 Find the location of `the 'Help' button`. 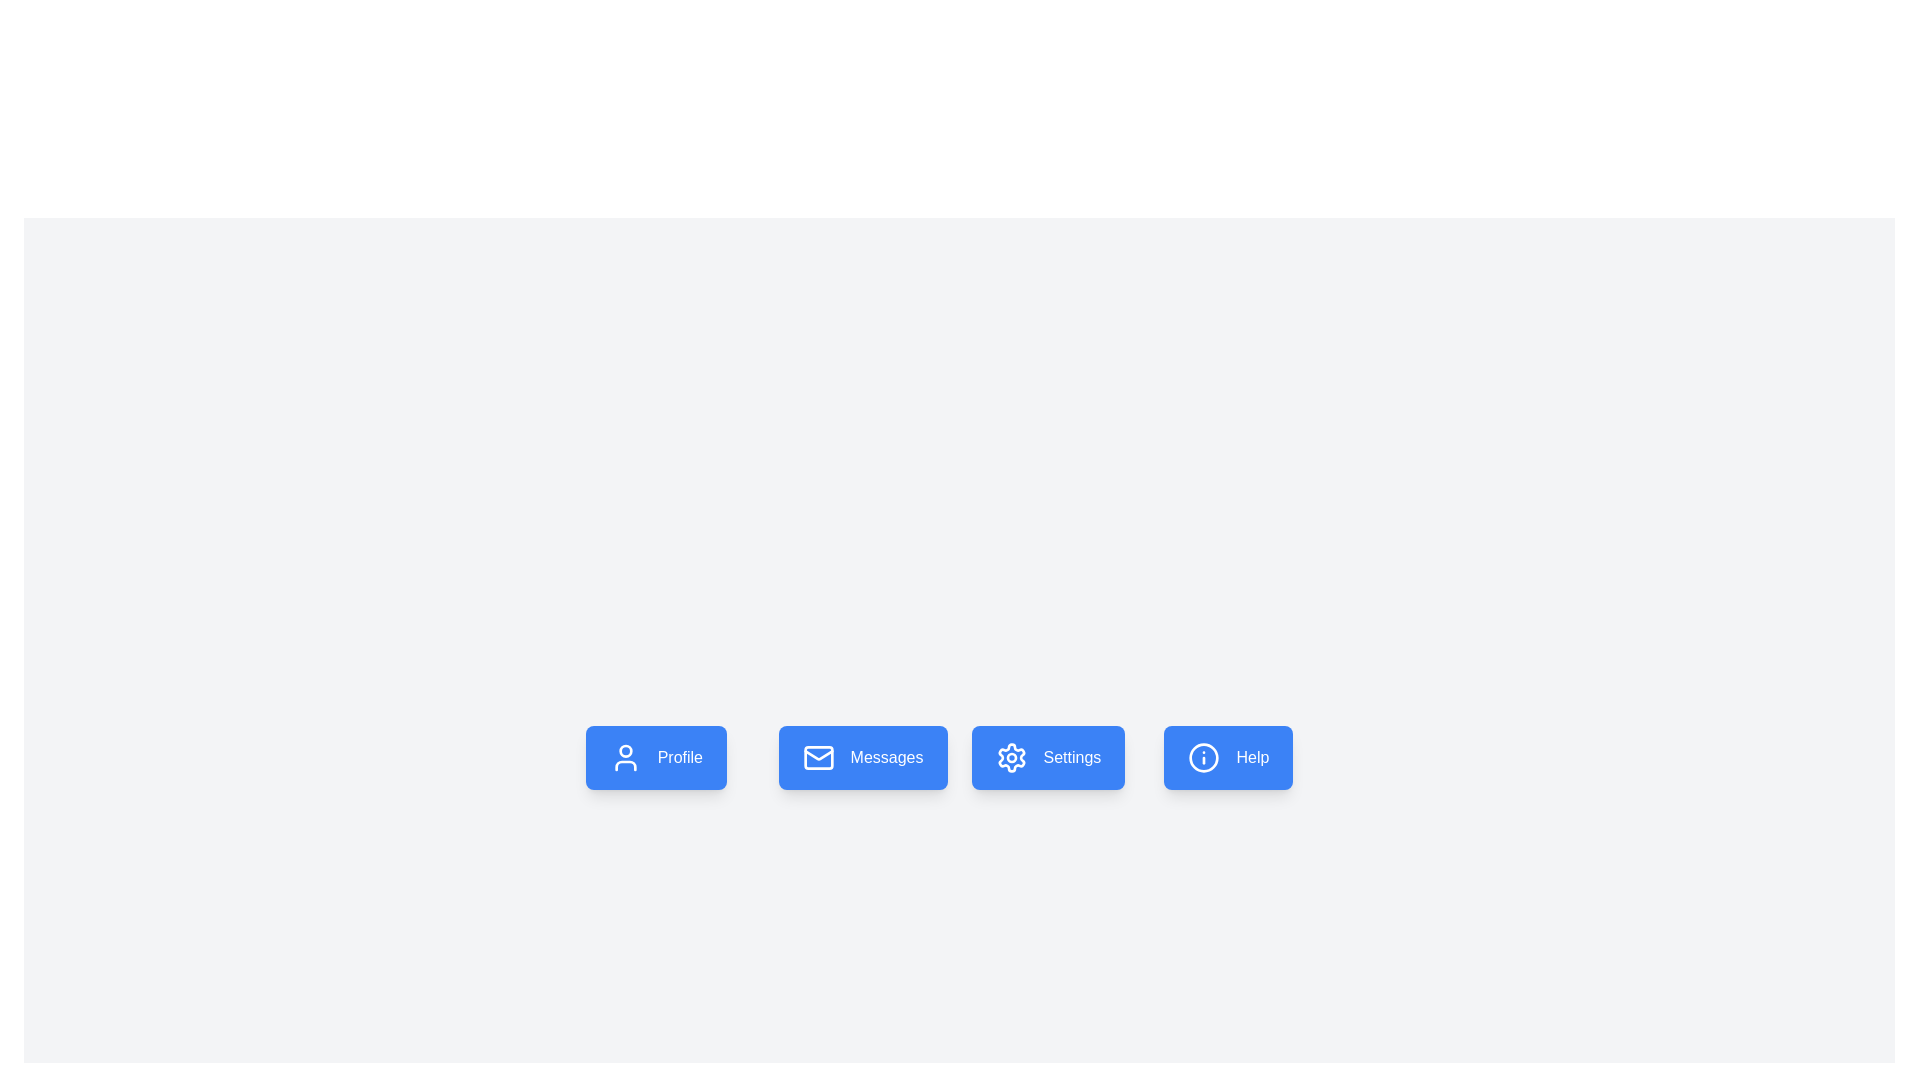

the 'Help' button is located at coordinates (1247, 758).